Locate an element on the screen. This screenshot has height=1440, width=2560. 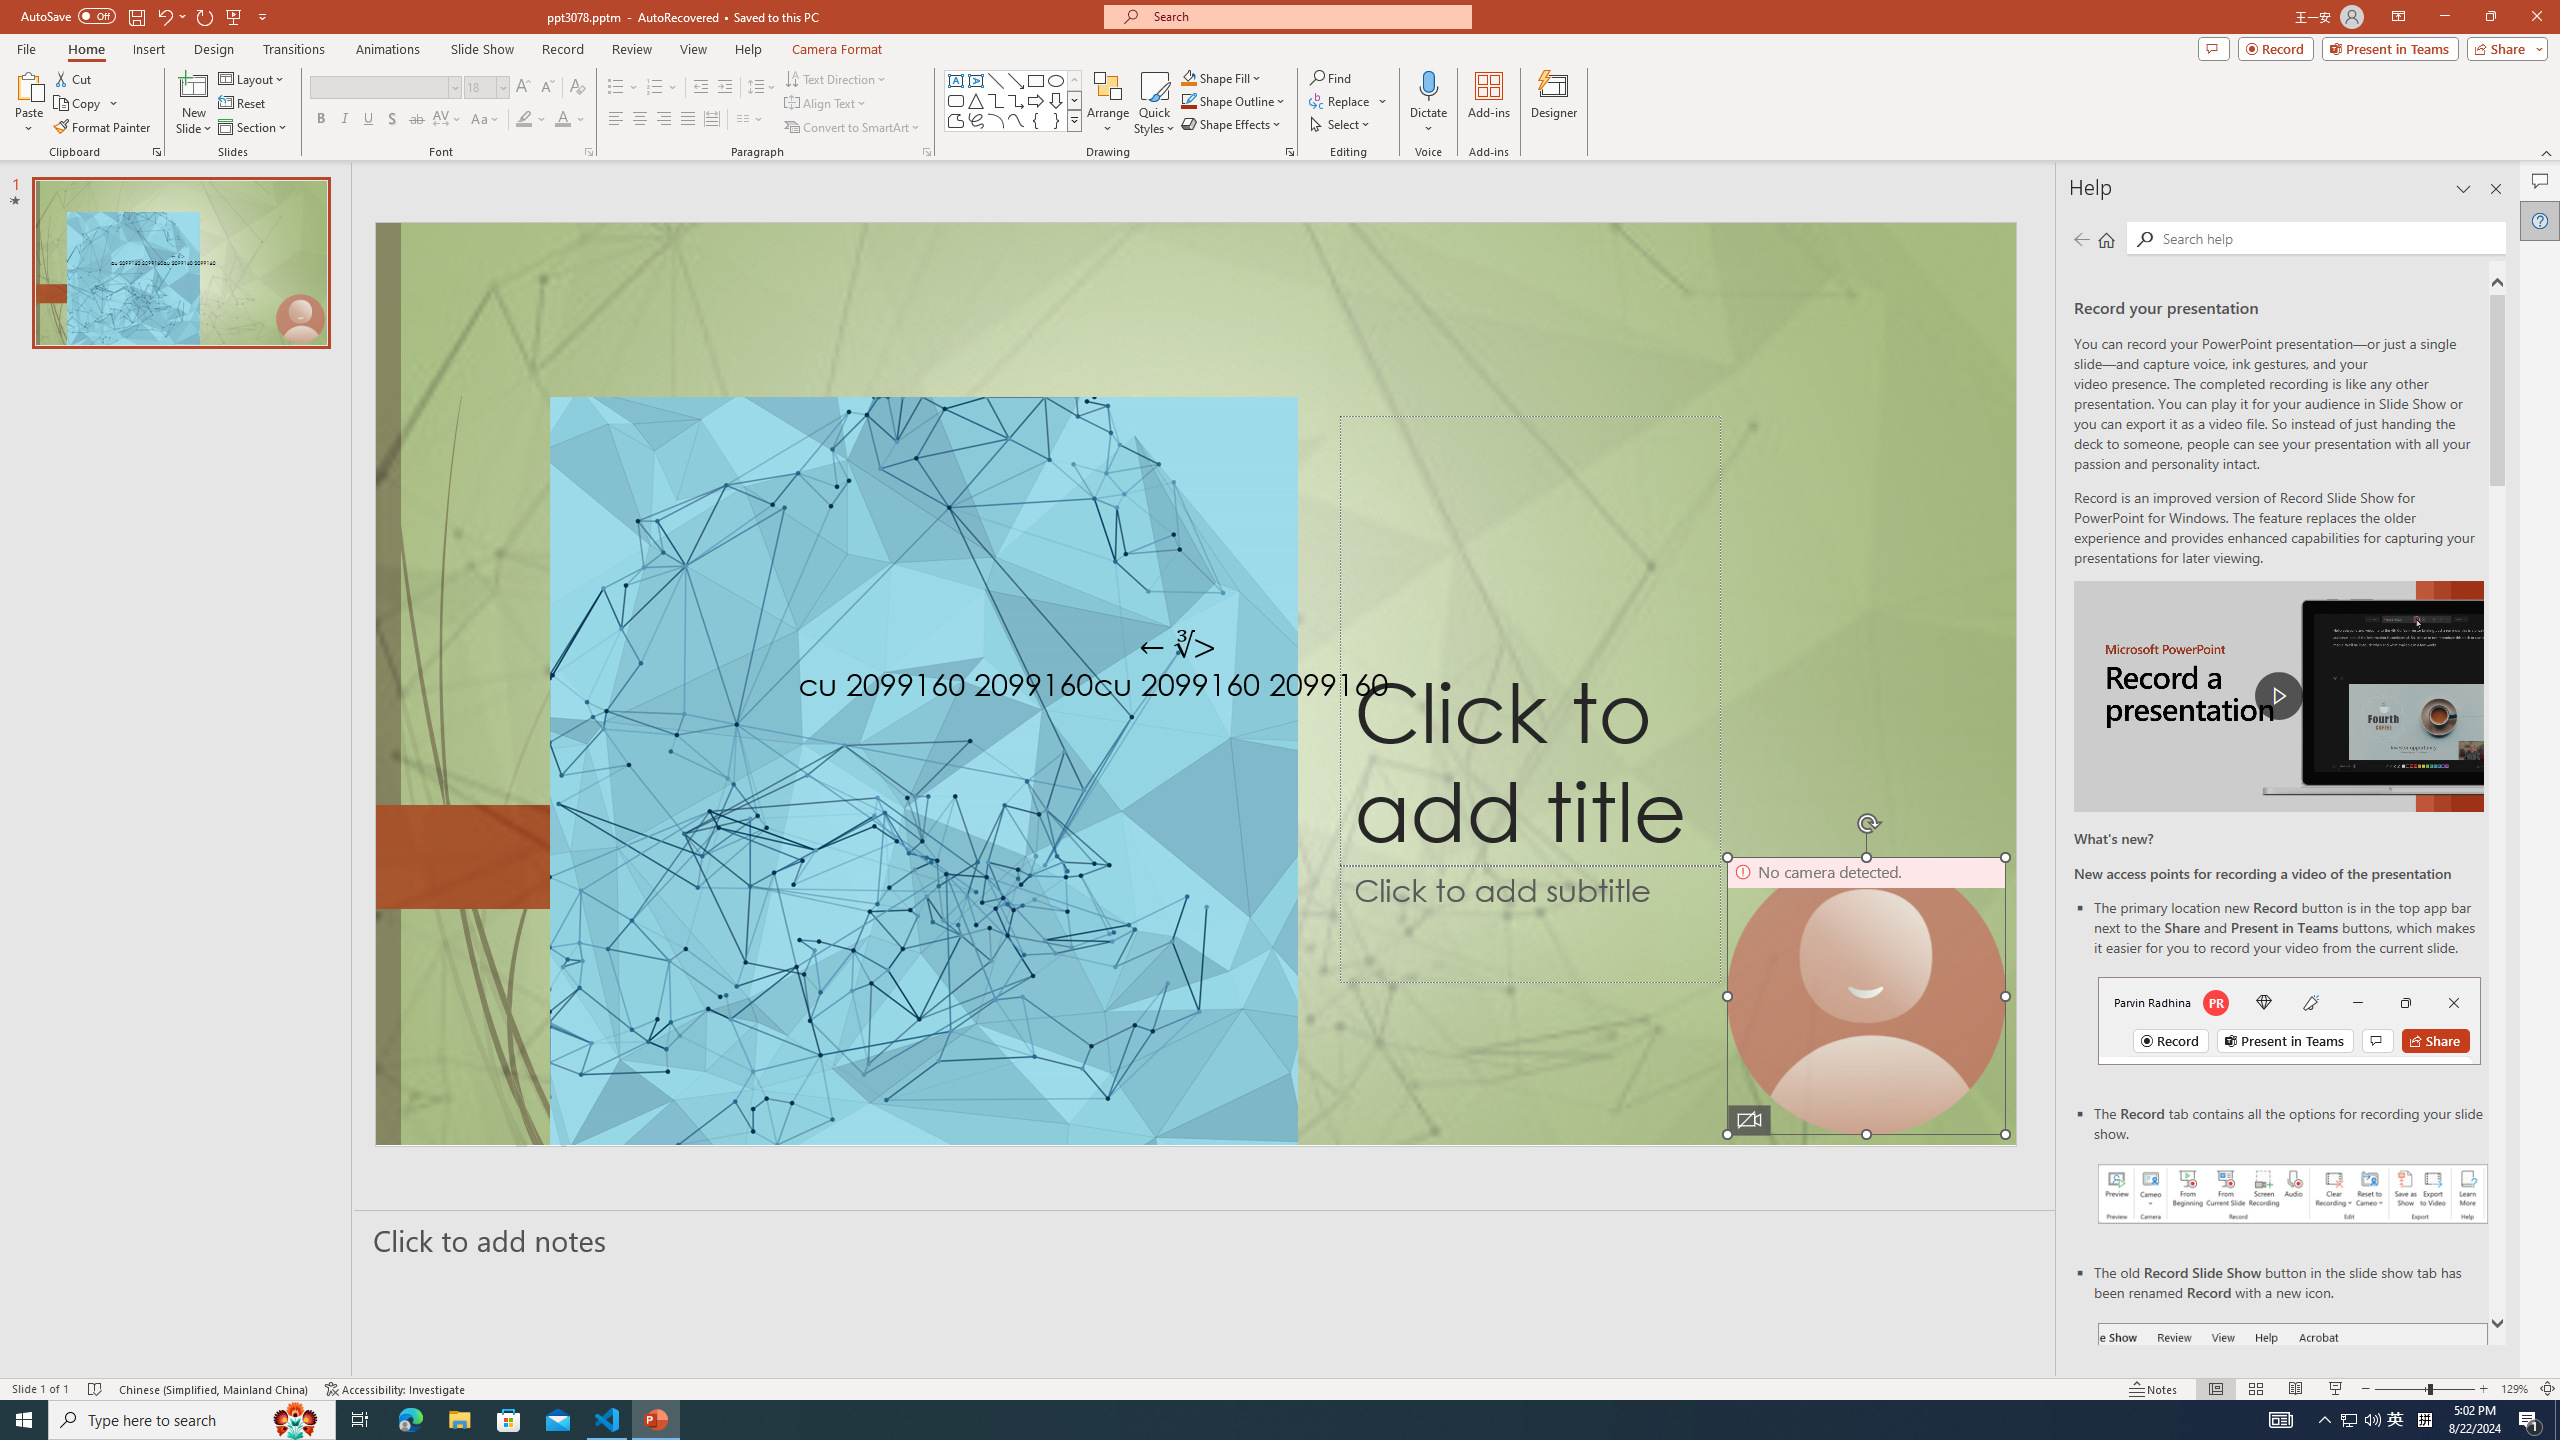
'Zoom 129%' is located at coordinates (2515, 1389).